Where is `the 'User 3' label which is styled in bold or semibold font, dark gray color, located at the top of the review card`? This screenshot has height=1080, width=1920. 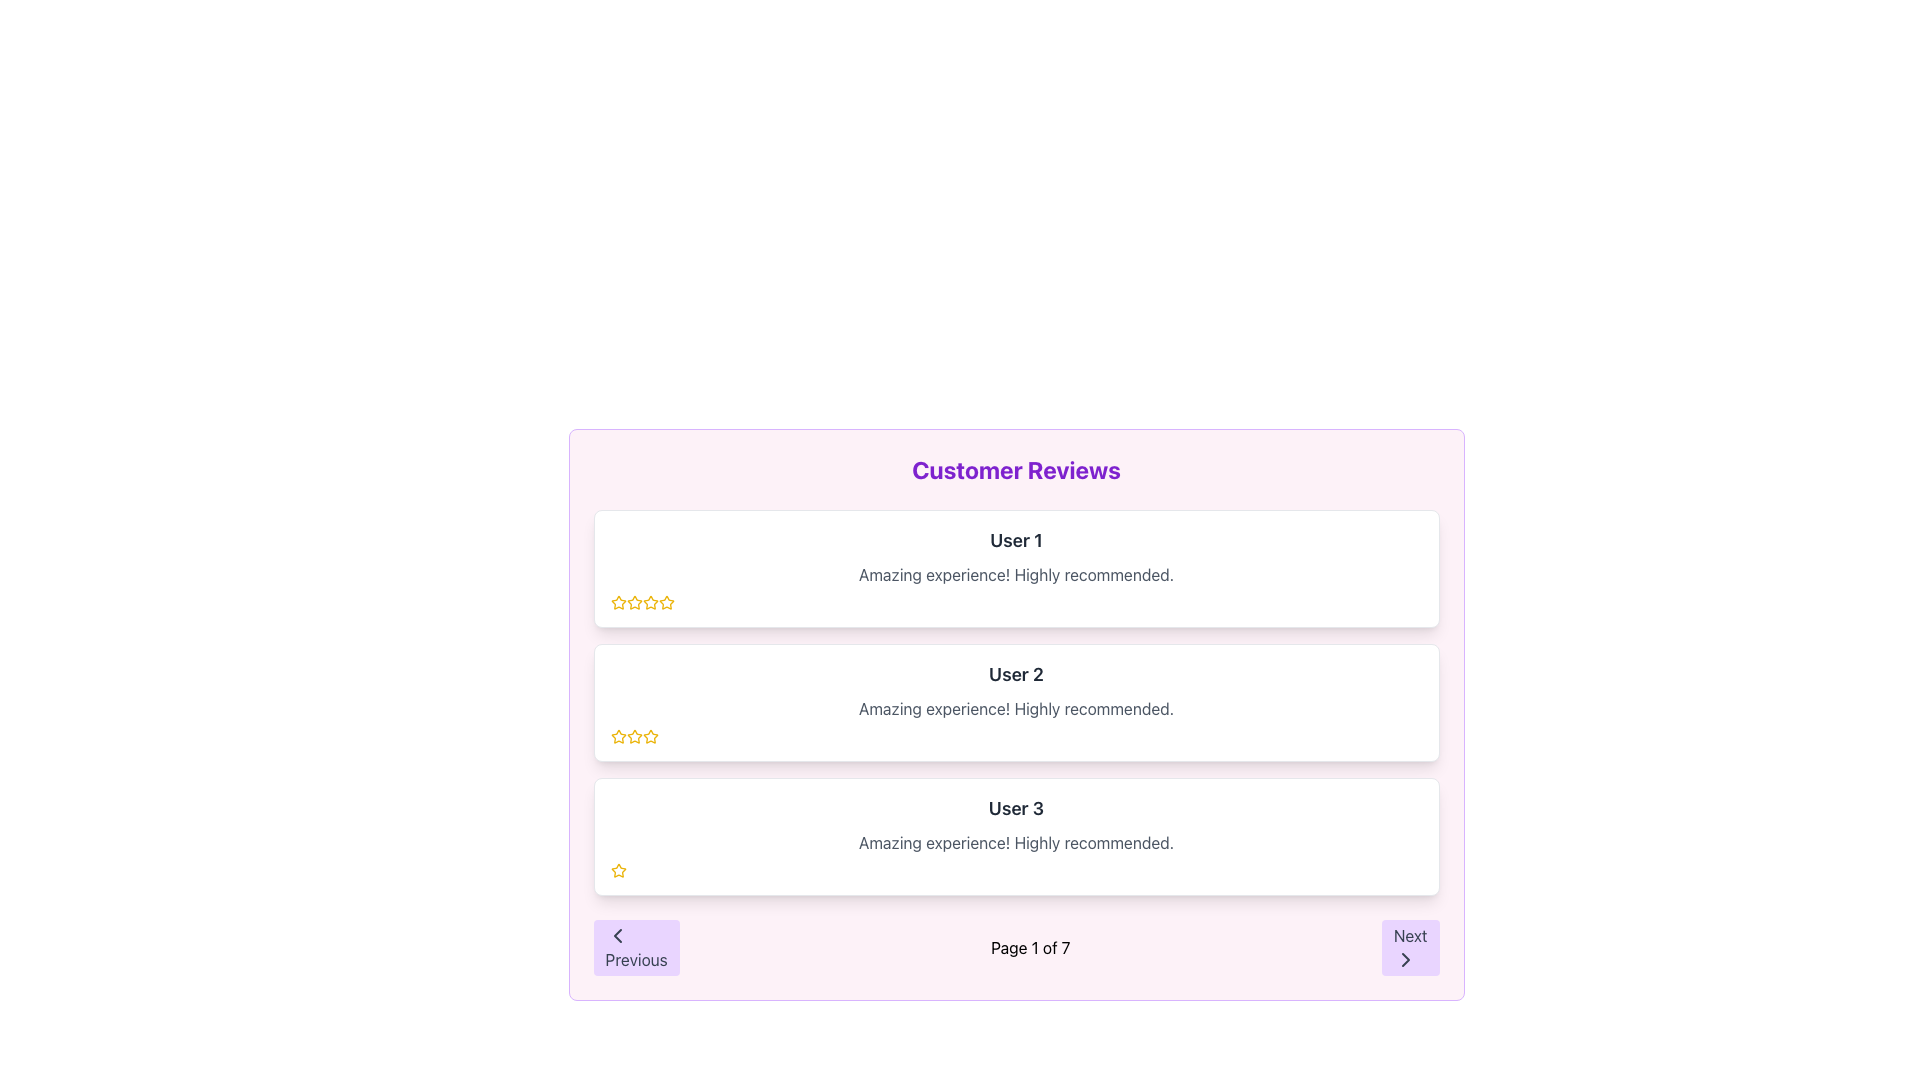
the 'User 3' label which is styled in bold or semibold font, dark gray color, located at the top of the review card is located at coordinates (1016, 808).